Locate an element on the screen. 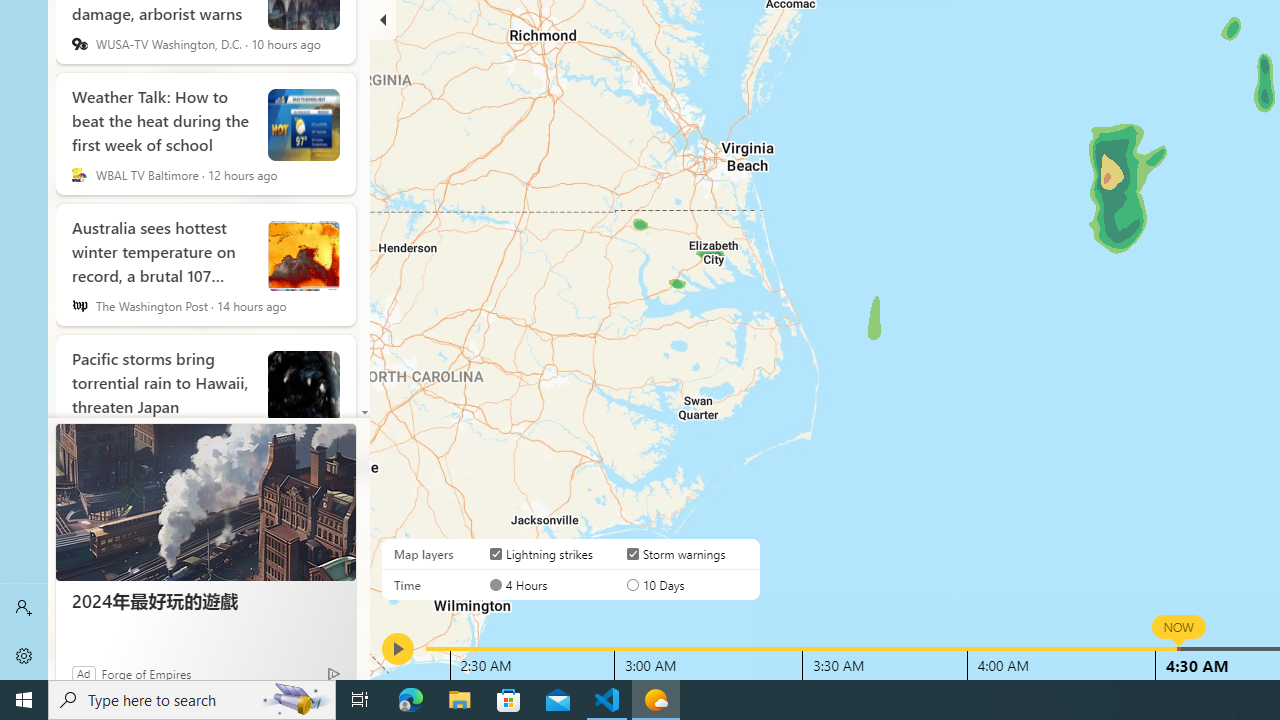 The height and width of the screenshot is (720, 1280). 'Weather - 1 running window' is located at coordinates (656, 698).